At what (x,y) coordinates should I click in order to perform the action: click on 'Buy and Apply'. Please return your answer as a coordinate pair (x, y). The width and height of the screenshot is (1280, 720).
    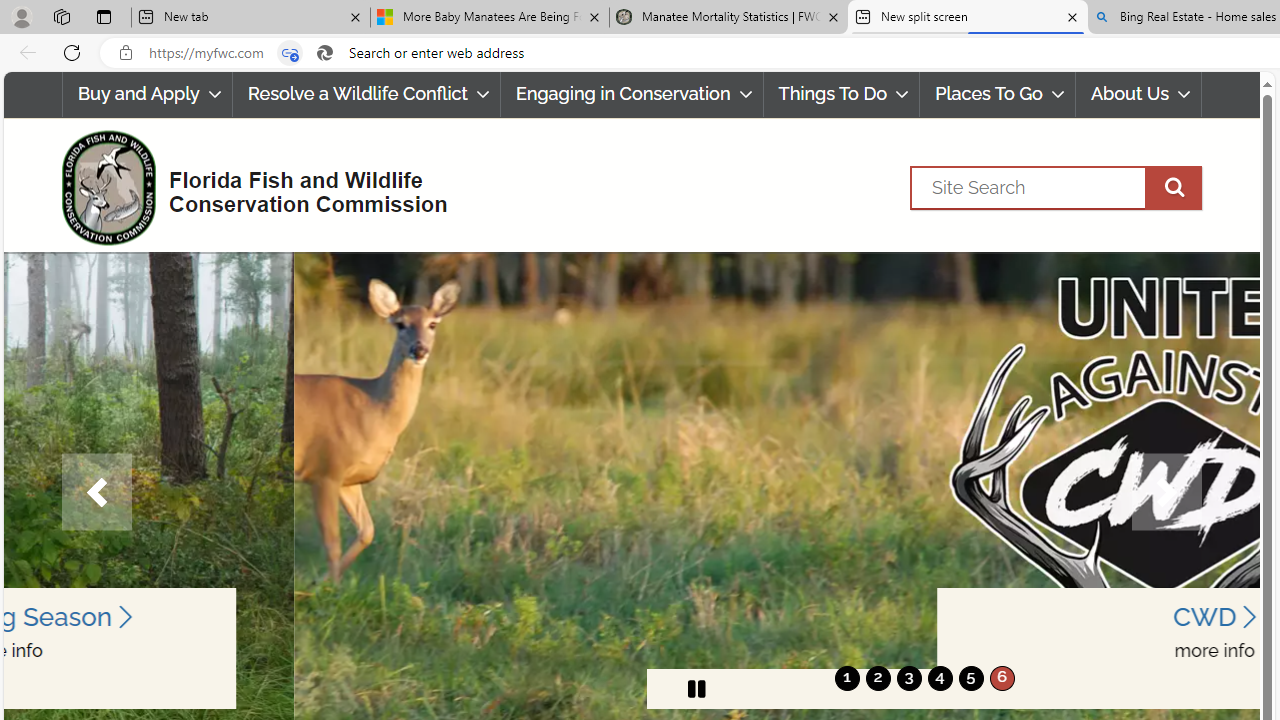
    Looking at the image, I should click on (146, 94).